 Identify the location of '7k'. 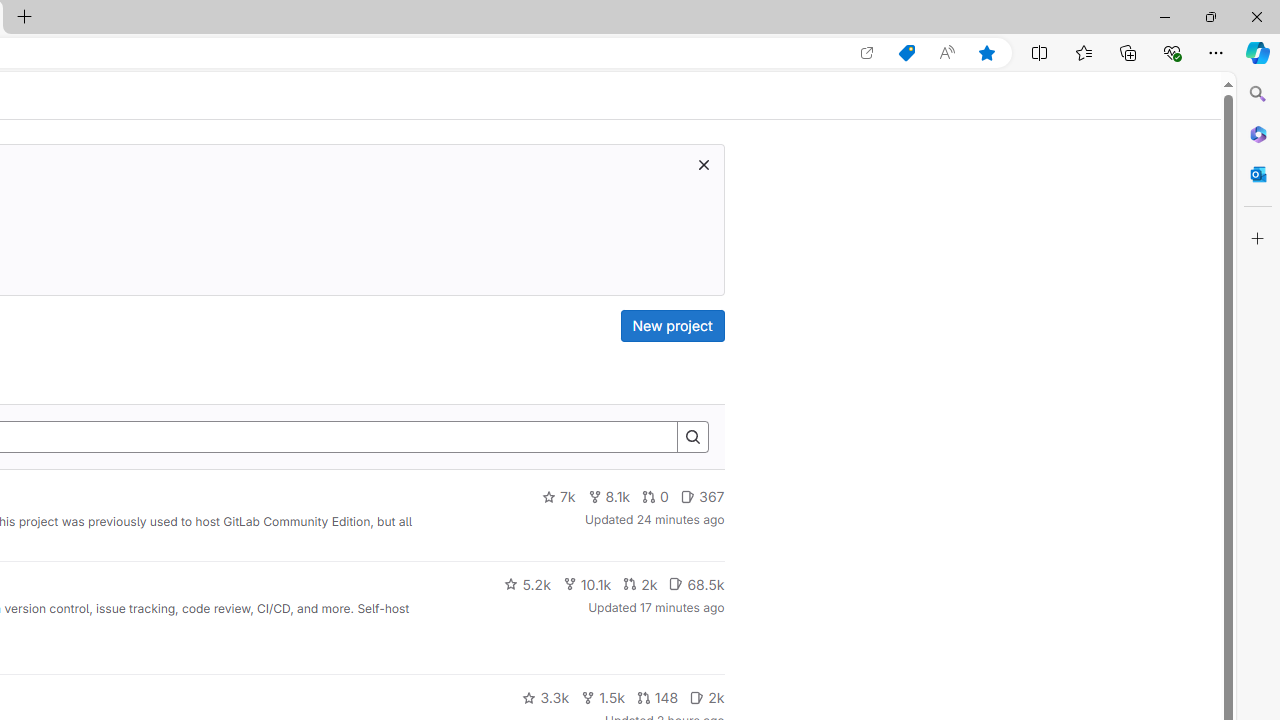
(558, 496).